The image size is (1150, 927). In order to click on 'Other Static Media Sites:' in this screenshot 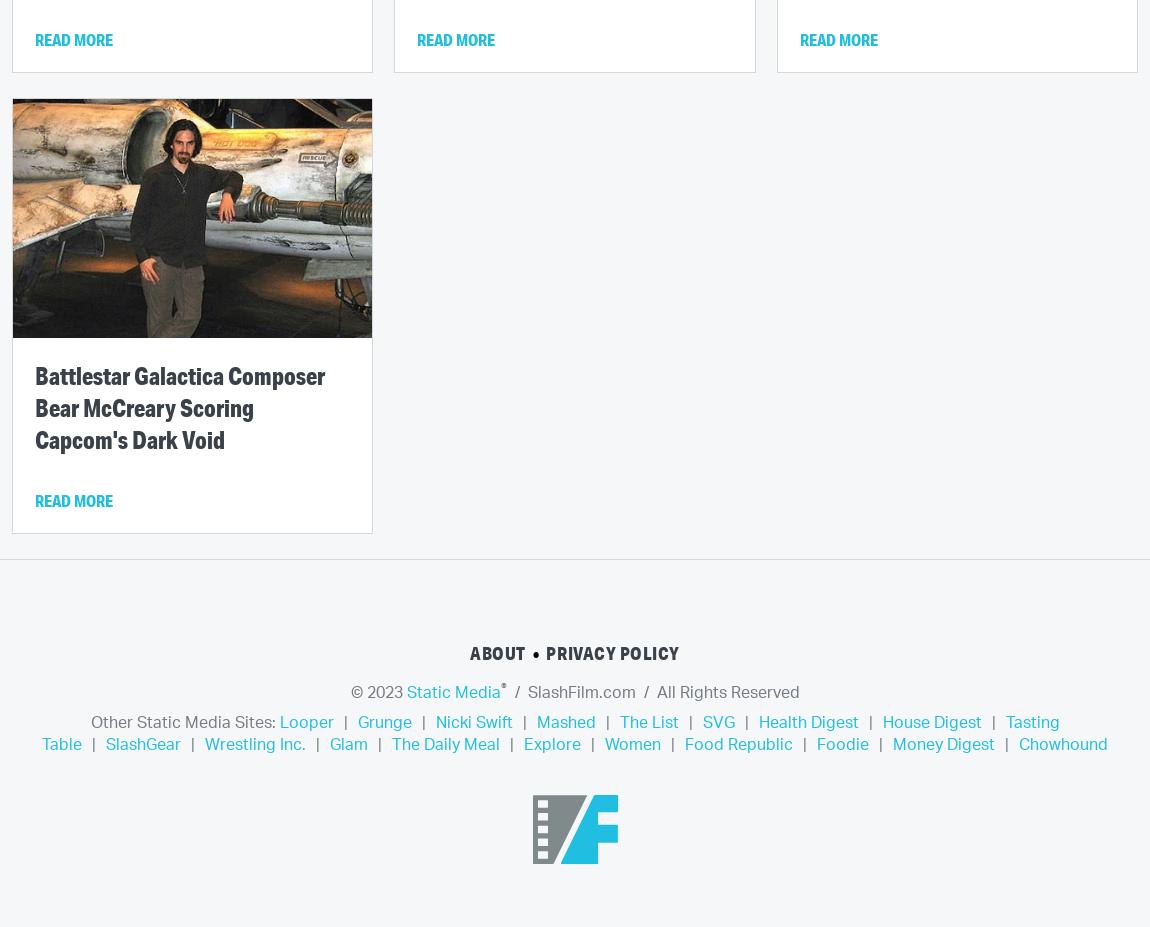, I will do `click(183, 721)`.